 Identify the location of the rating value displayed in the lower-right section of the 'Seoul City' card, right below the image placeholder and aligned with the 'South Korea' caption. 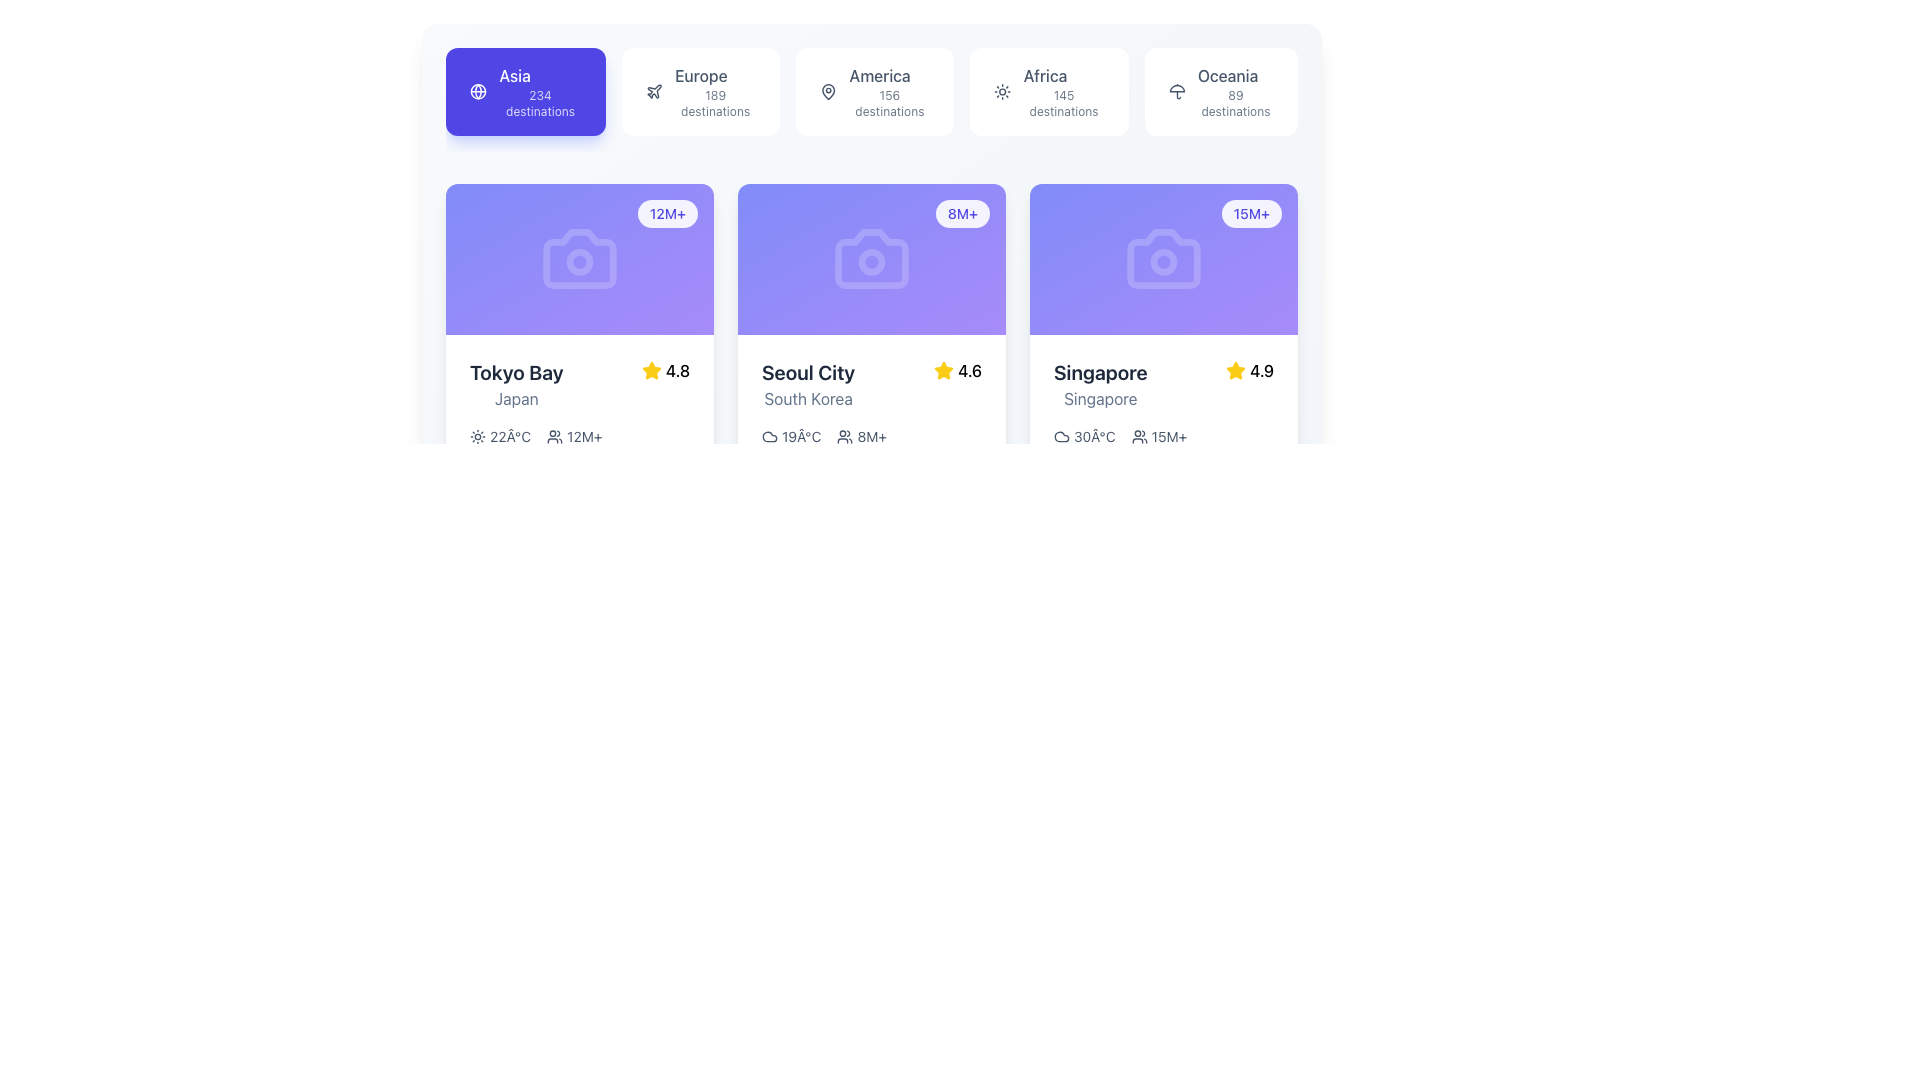
(957, 370).